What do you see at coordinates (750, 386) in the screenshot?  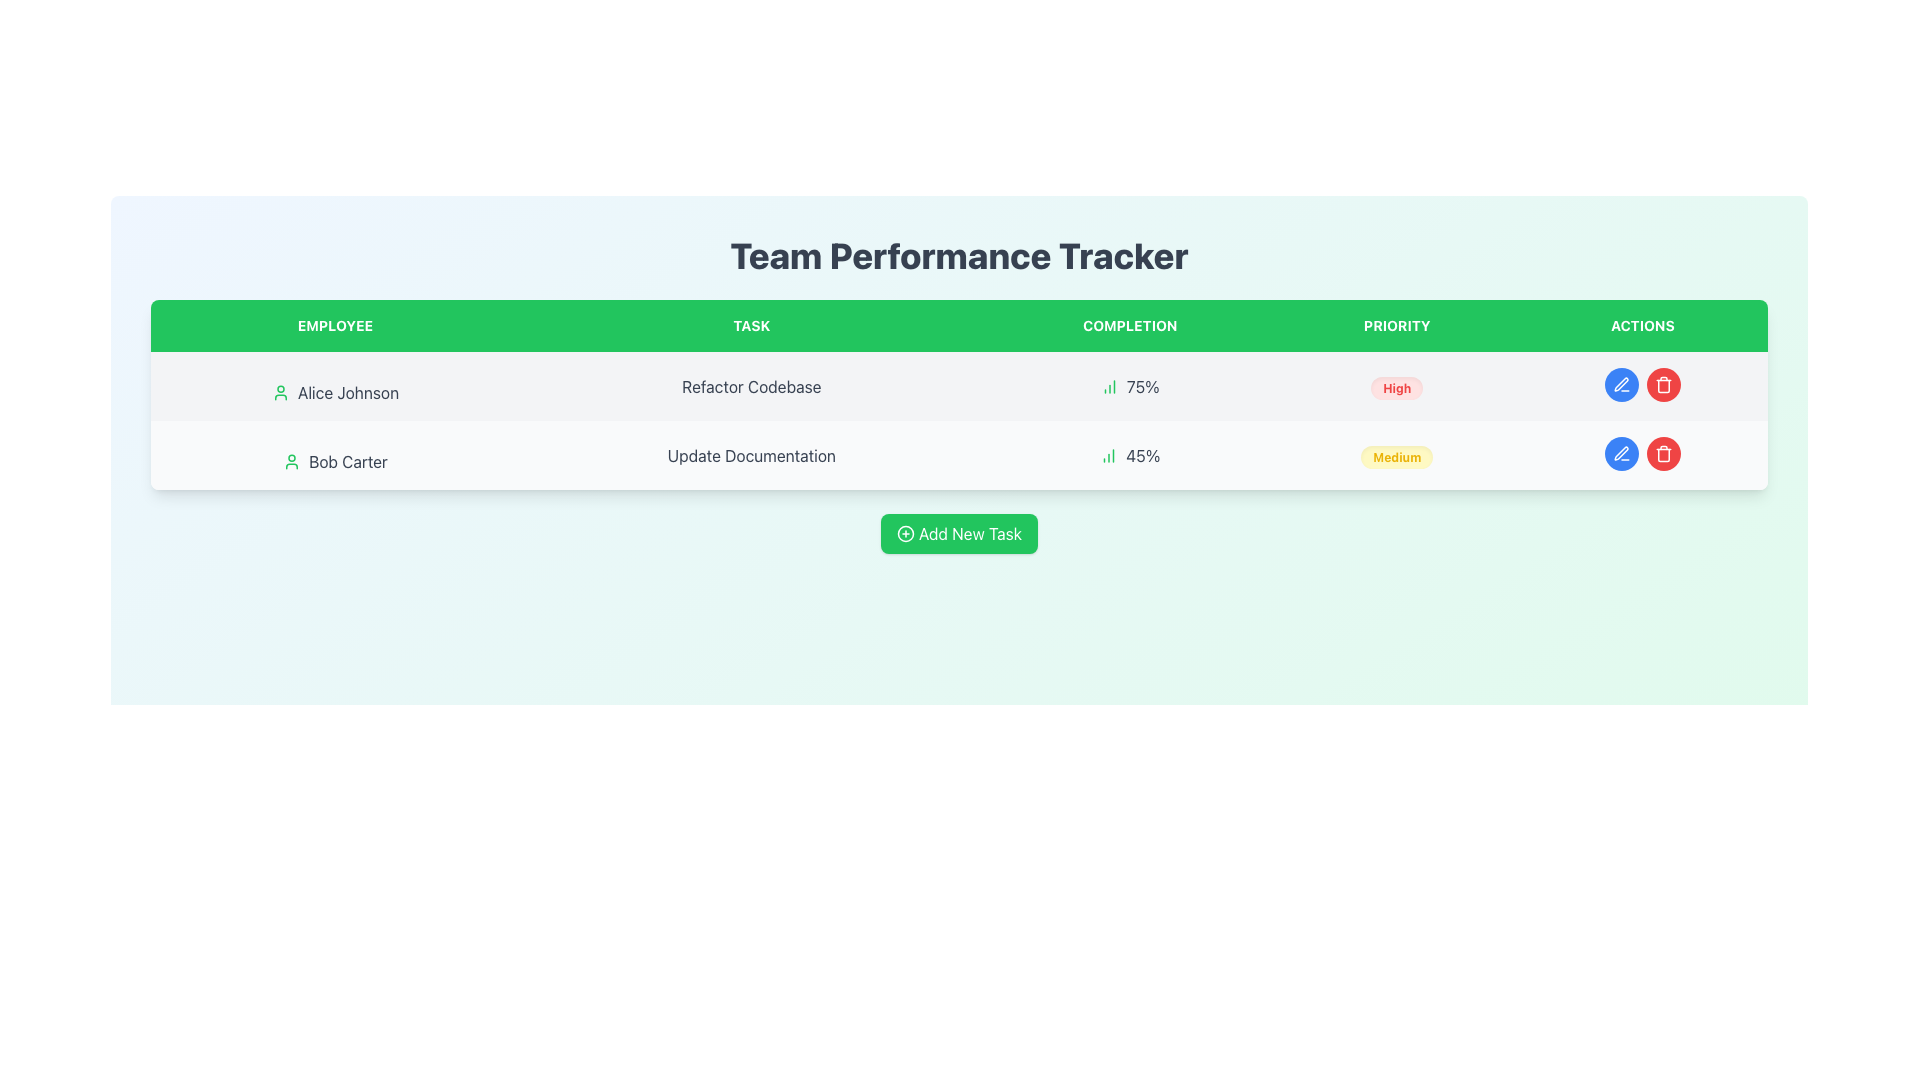 I see `the text label that communicates the task name assigned to 'Alice Johnson' in the task performance tracking interface, located in the second column of the first row of the structured table layout` at bounding box center [750, 386].